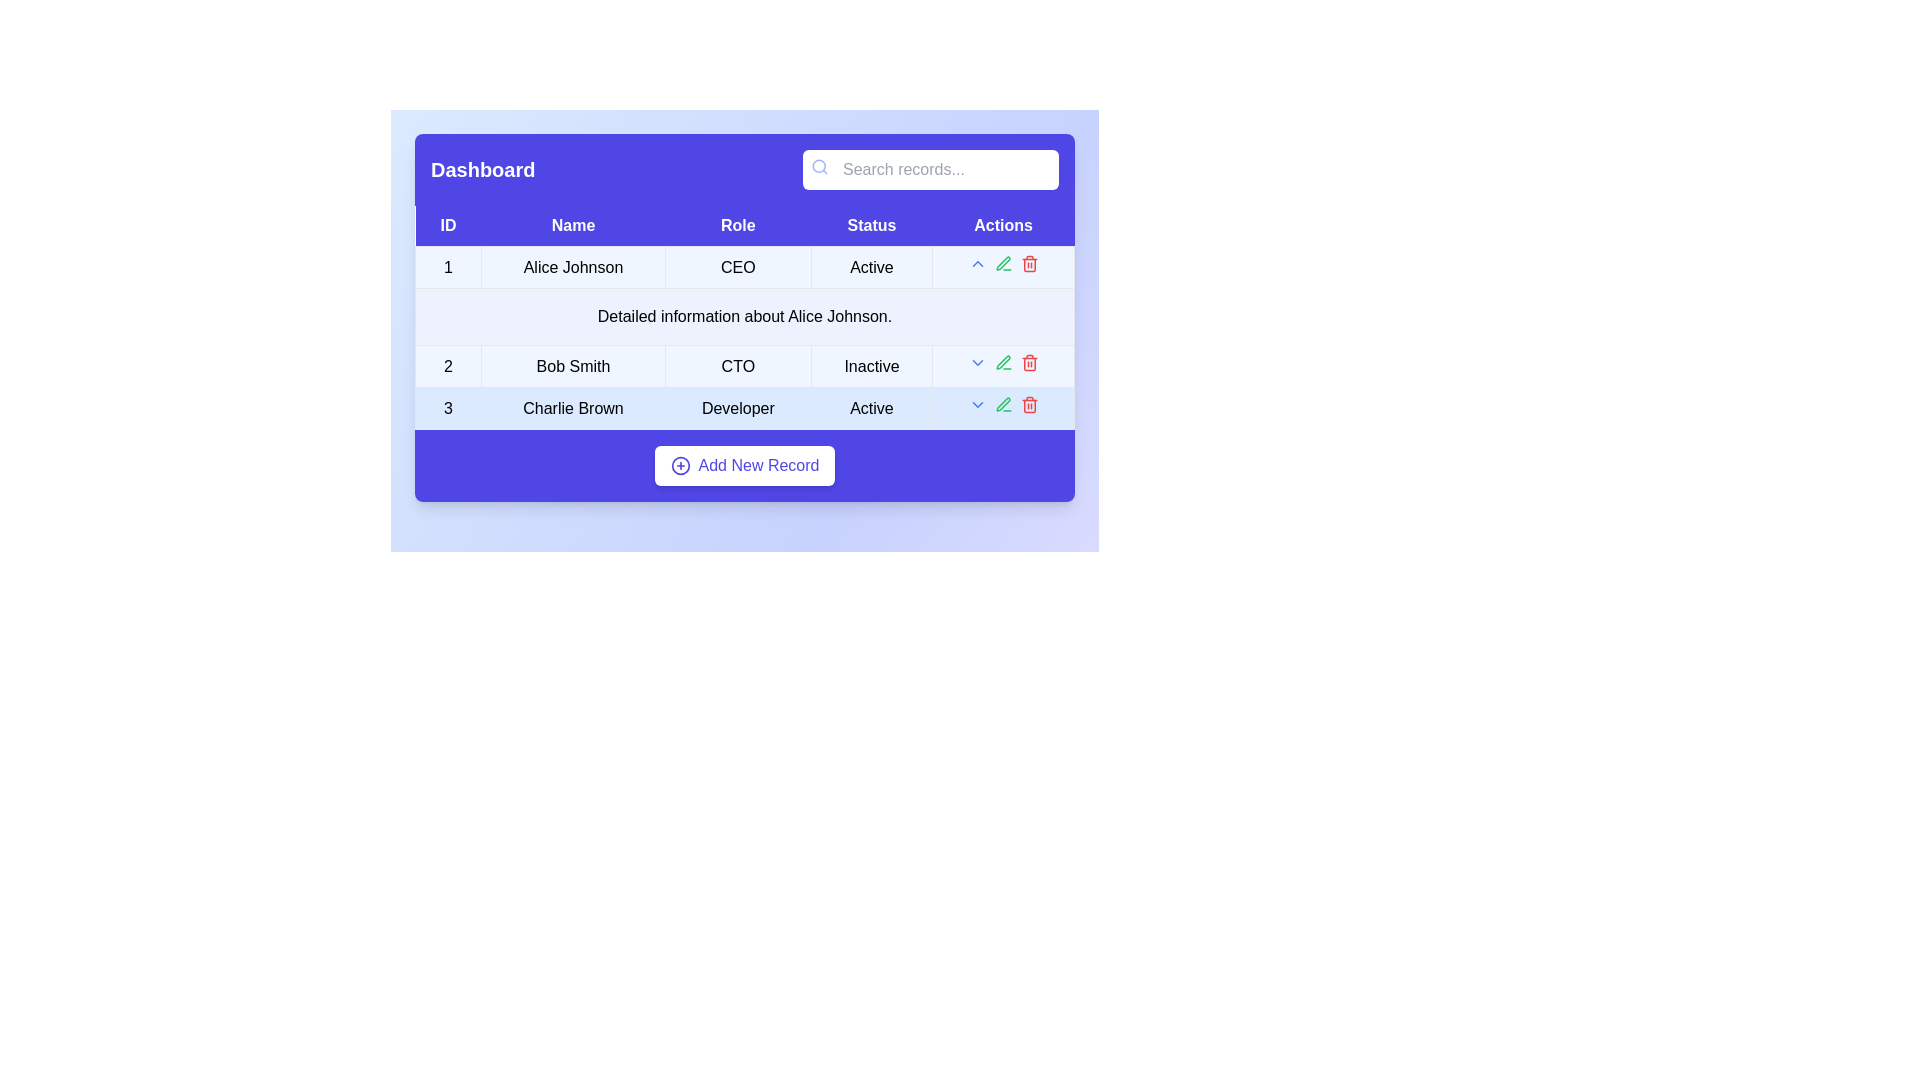  I want to click on the Edit button, so click(1003, 362).